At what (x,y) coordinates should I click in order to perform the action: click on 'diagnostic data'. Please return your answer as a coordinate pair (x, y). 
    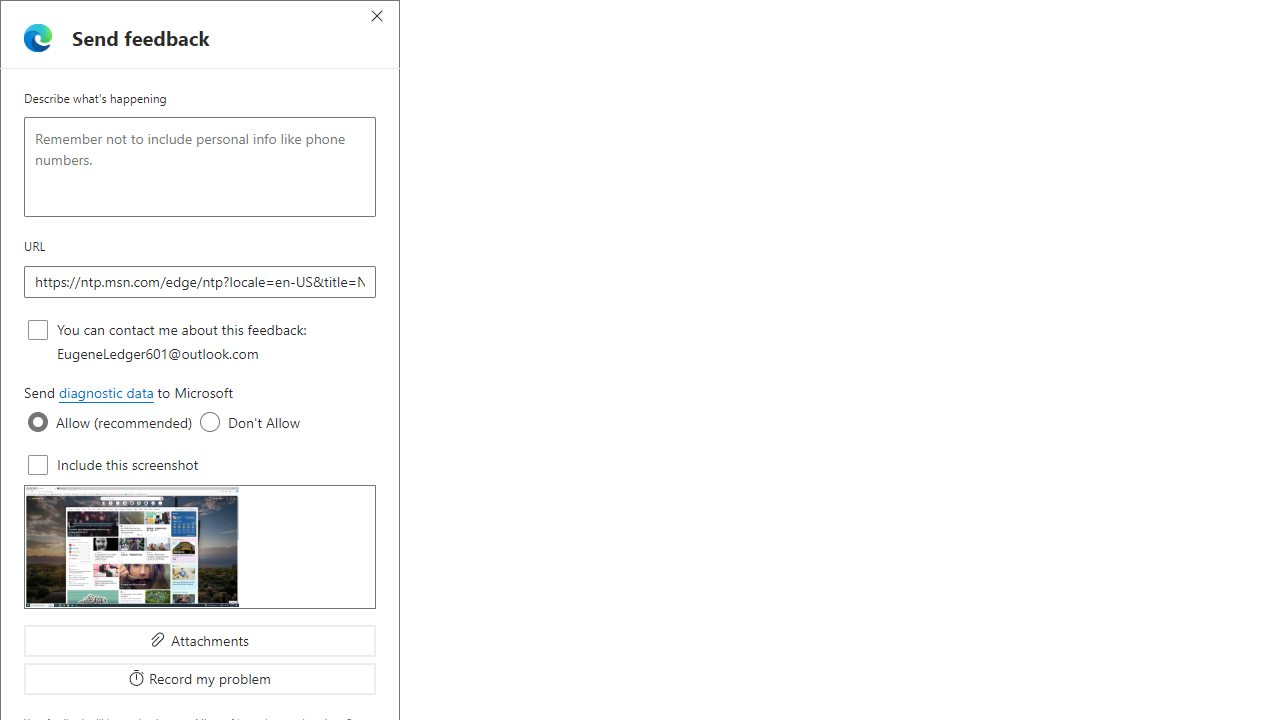
    Looking at the image, I should click on (104, 393).